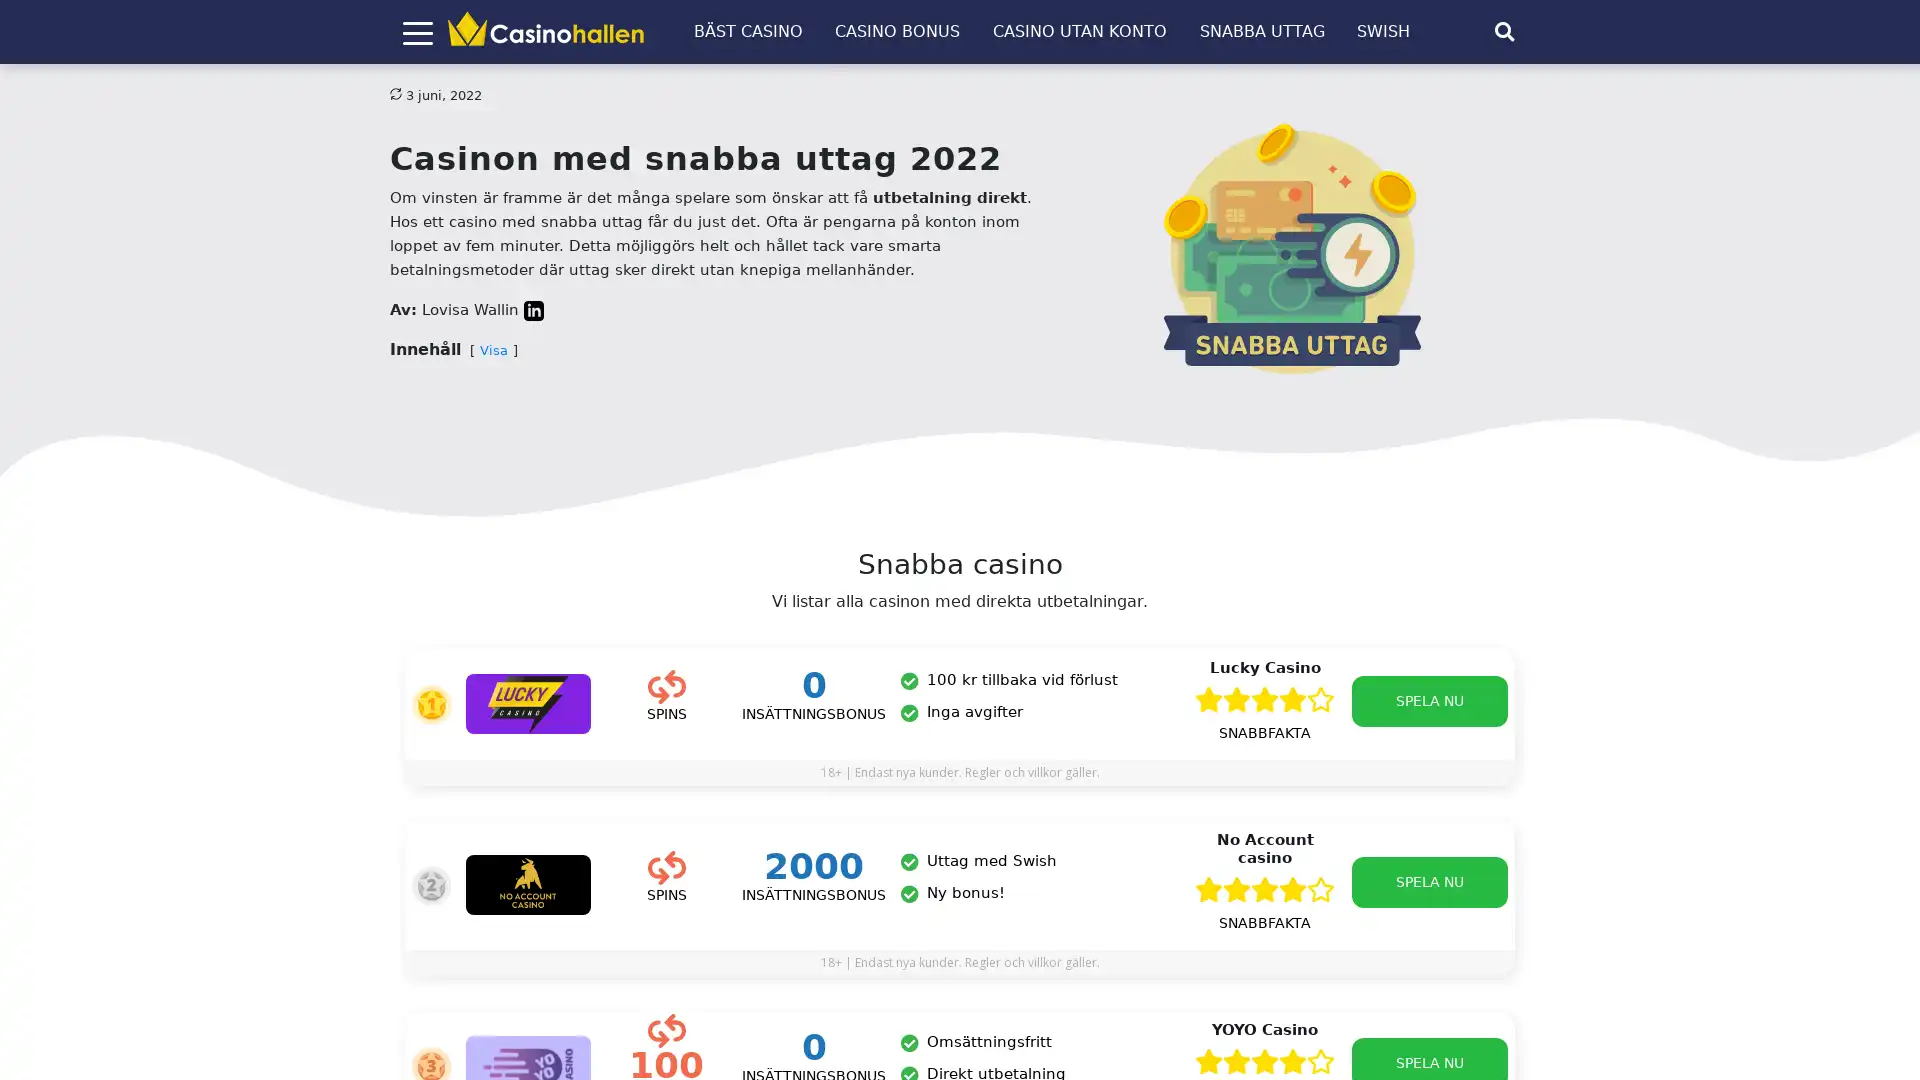 The image size is (1920, 1080). What do you see at coordinates (1428, 881) in the screenshot?
I see `SPELA NU` at bounding box center [1428, 881].